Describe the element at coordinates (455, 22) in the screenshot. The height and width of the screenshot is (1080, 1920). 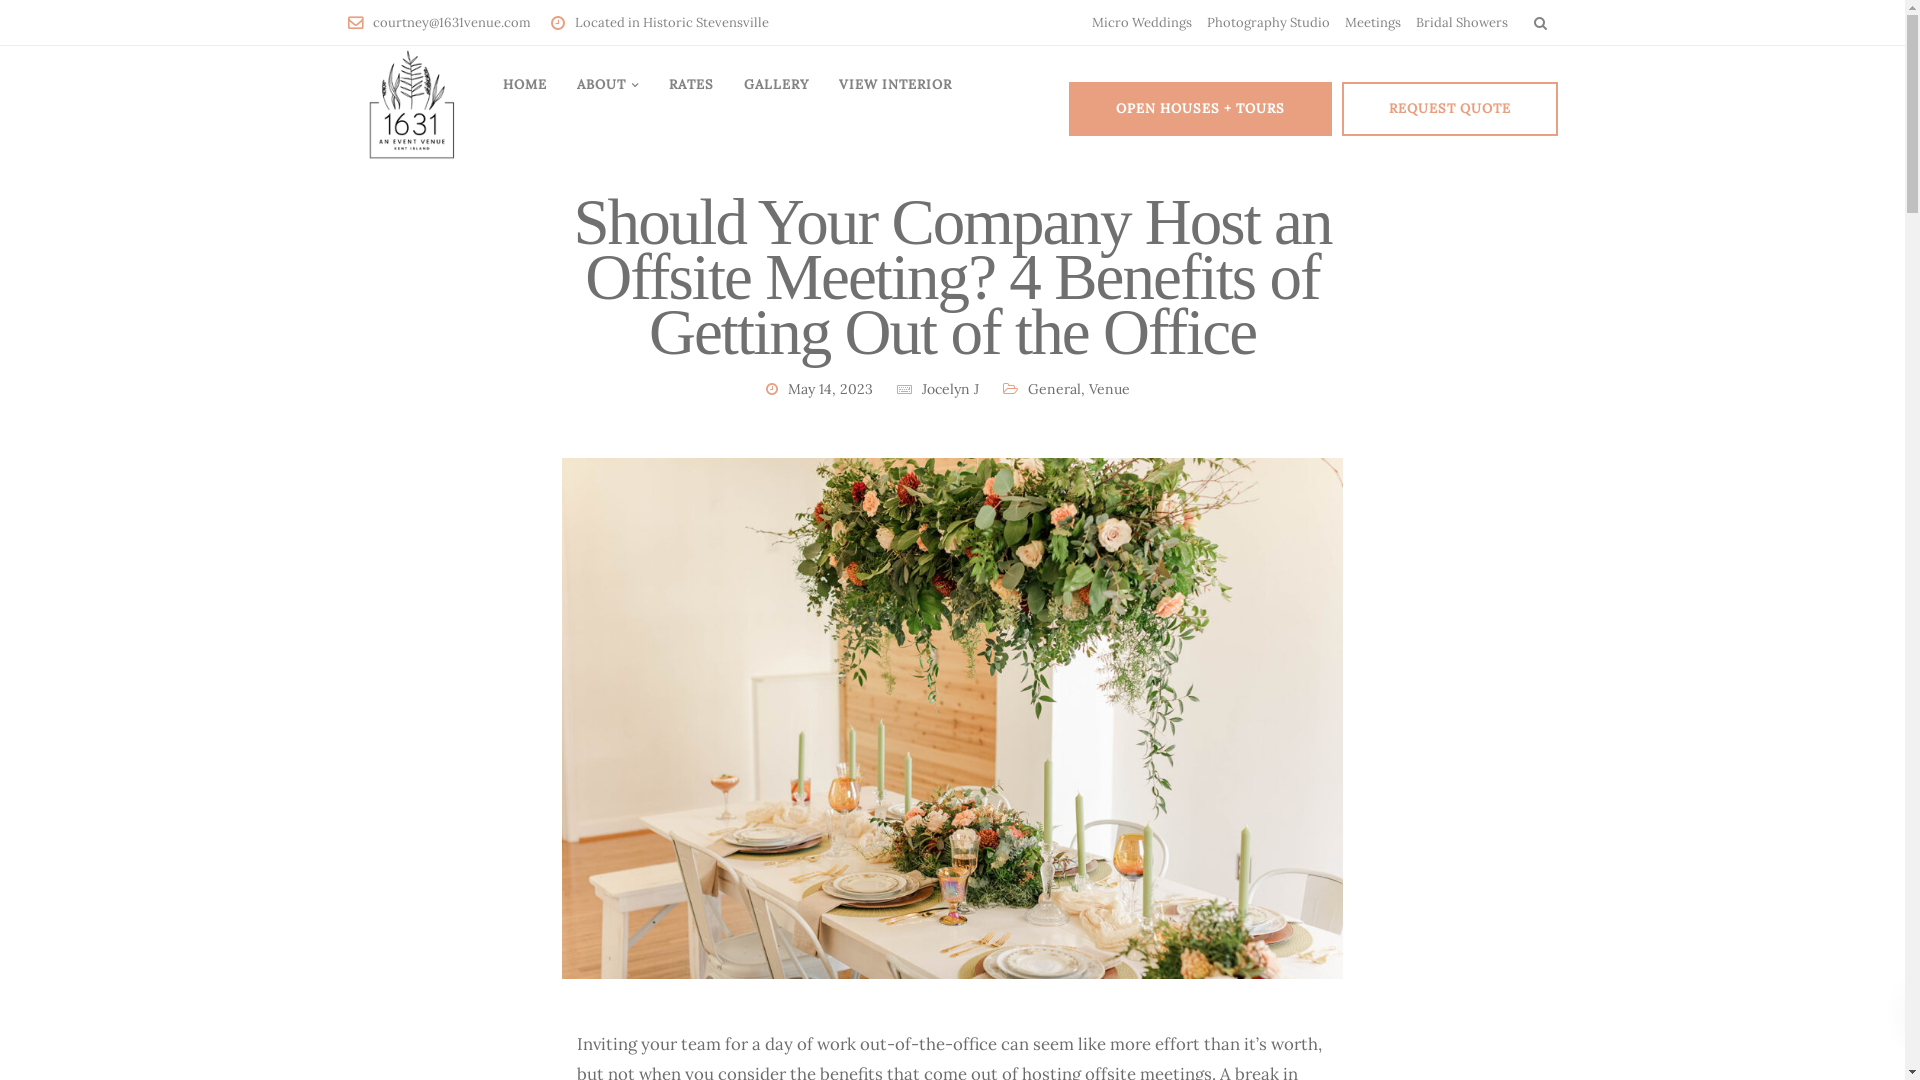
I see `'courtney@1631venue.com'` at that location.